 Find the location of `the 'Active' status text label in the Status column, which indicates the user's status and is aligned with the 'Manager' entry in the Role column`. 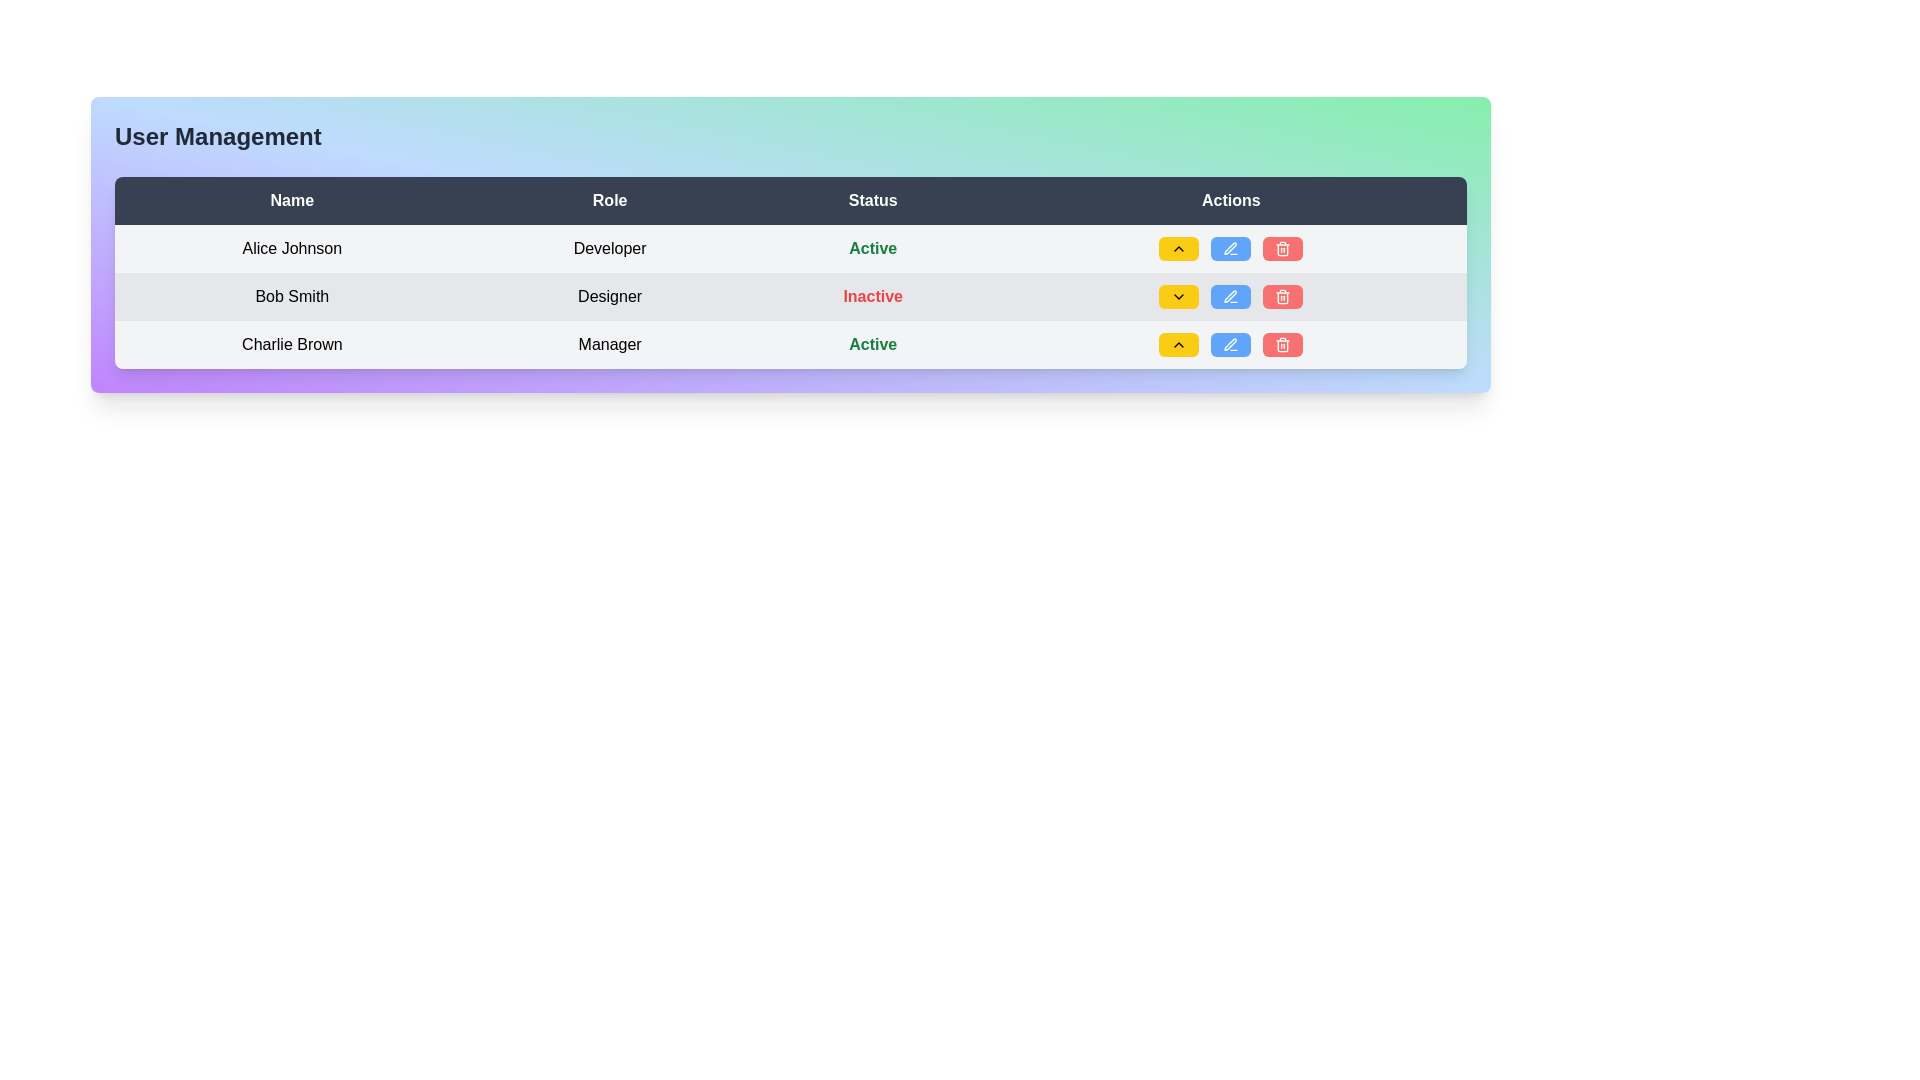

the 'Active' status text label in the Status column, which indicates the user's status and is aligned with the 'Manager' entry in the Role column is located at coordinates (873, 343).